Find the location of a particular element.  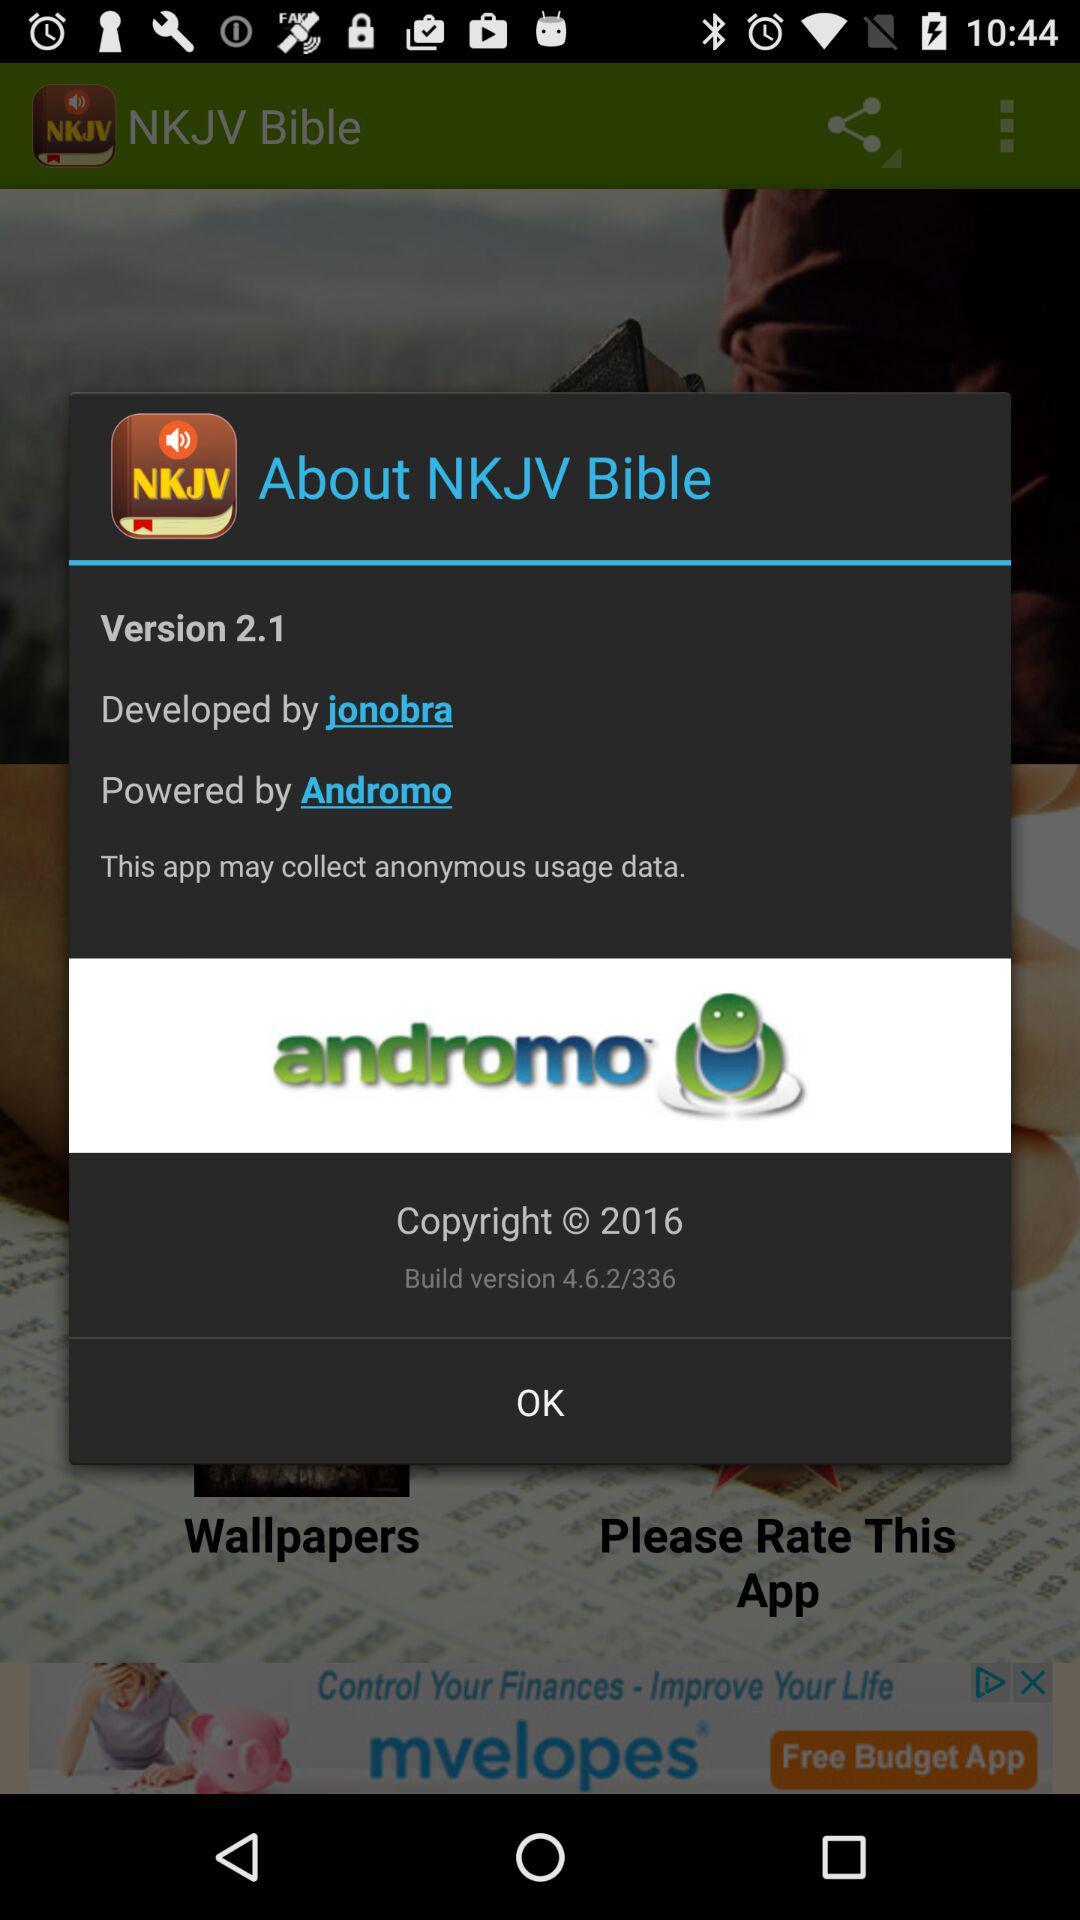

opens a link to the developer is located at coordinates (538, 1054).